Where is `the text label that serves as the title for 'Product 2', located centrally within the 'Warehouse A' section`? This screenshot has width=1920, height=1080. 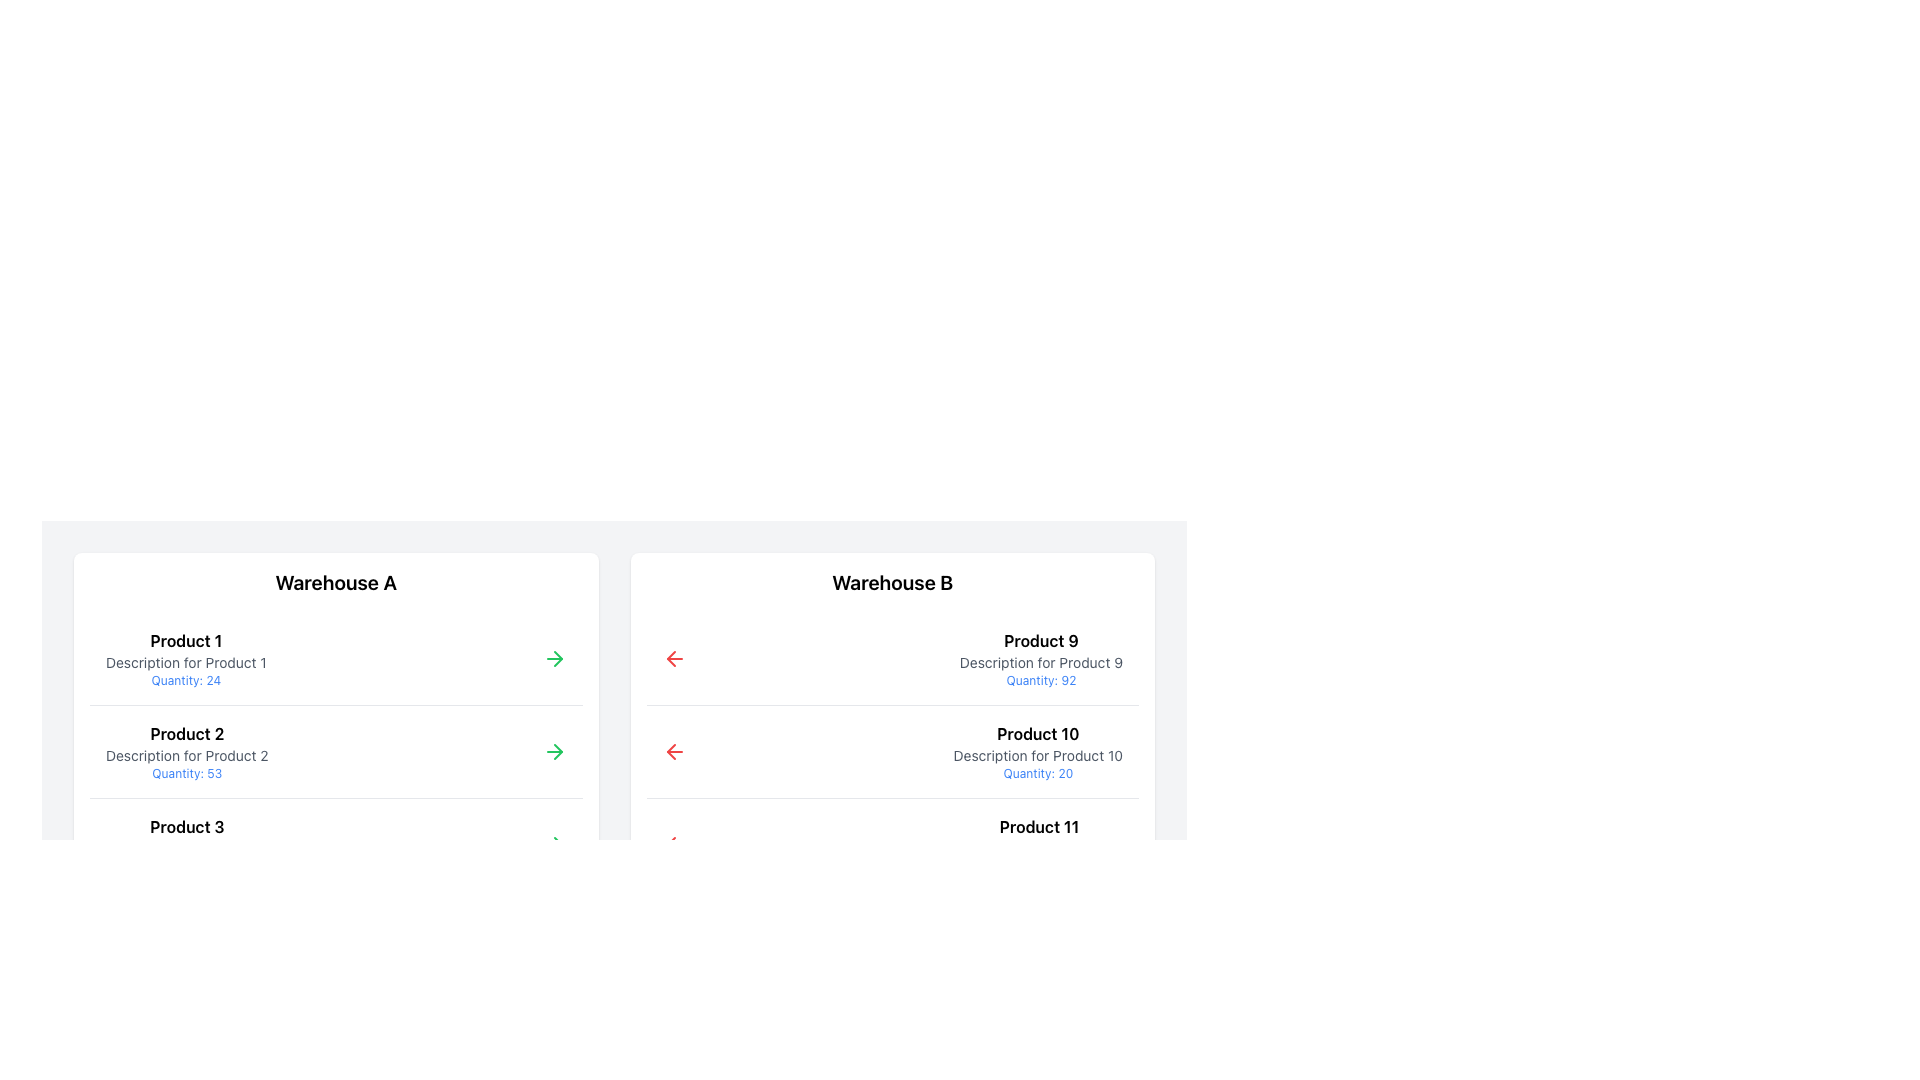 the text label that serves as the title for 'Product 2', located centrally within the 'Warehouse A' section is located at coordinates (187, 733).